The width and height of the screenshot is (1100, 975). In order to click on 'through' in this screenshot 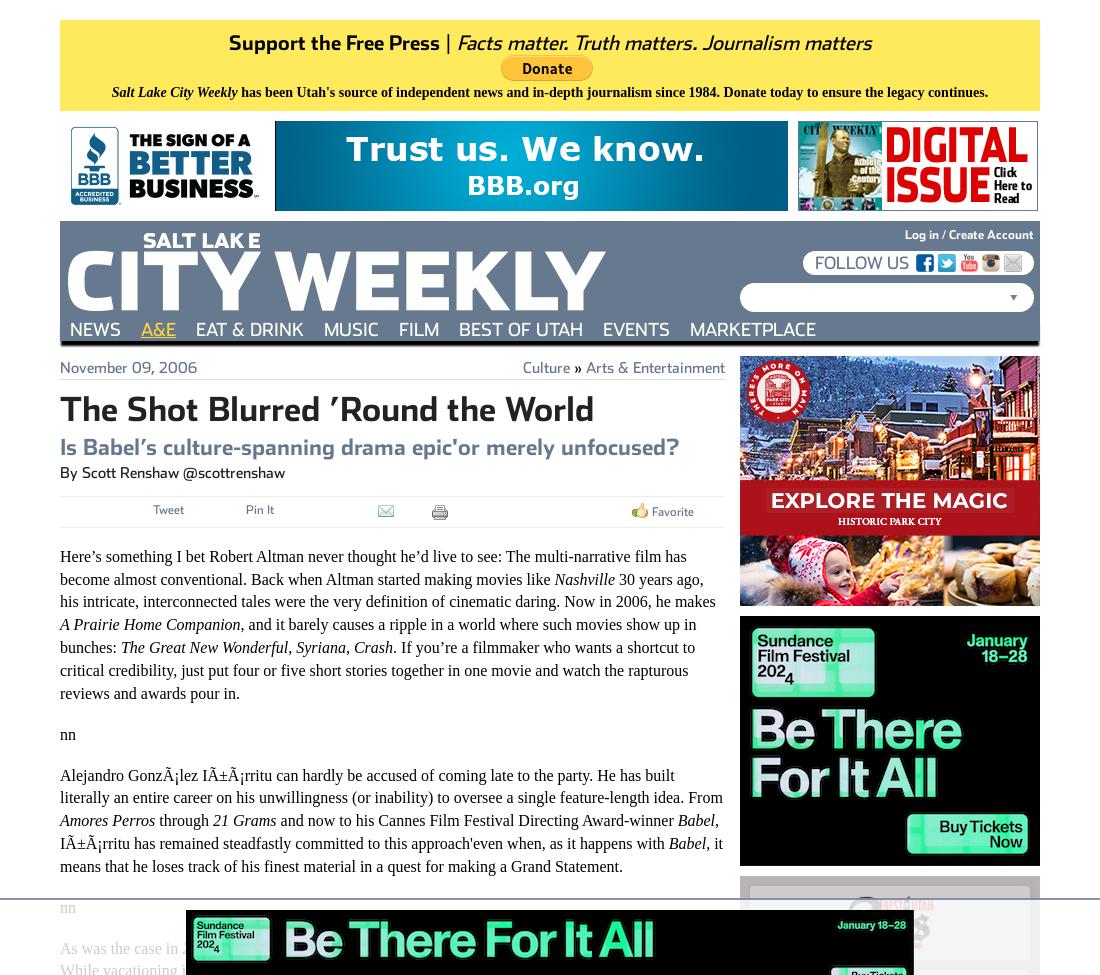, I will do `click(185, 820)`.